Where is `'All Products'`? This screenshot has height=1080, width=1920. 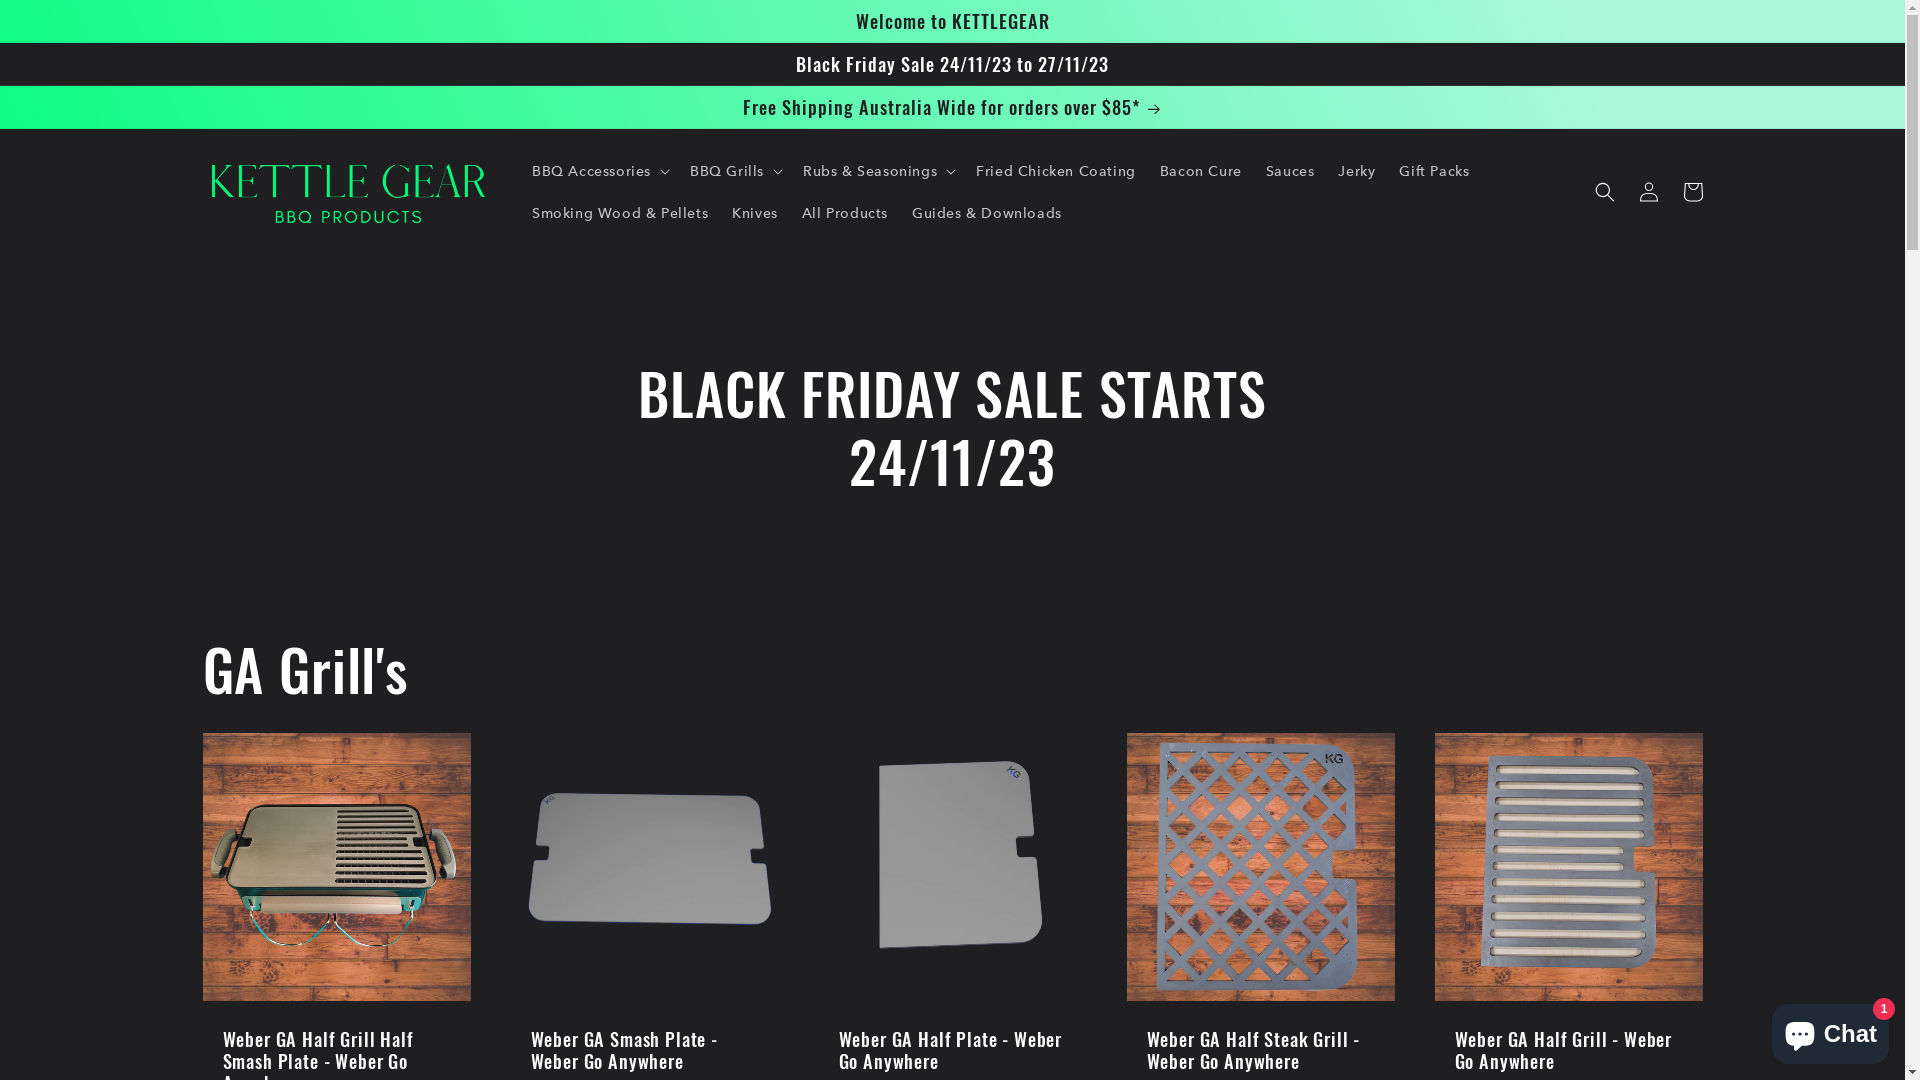
'All Products' is located at coordinates (844, 212).